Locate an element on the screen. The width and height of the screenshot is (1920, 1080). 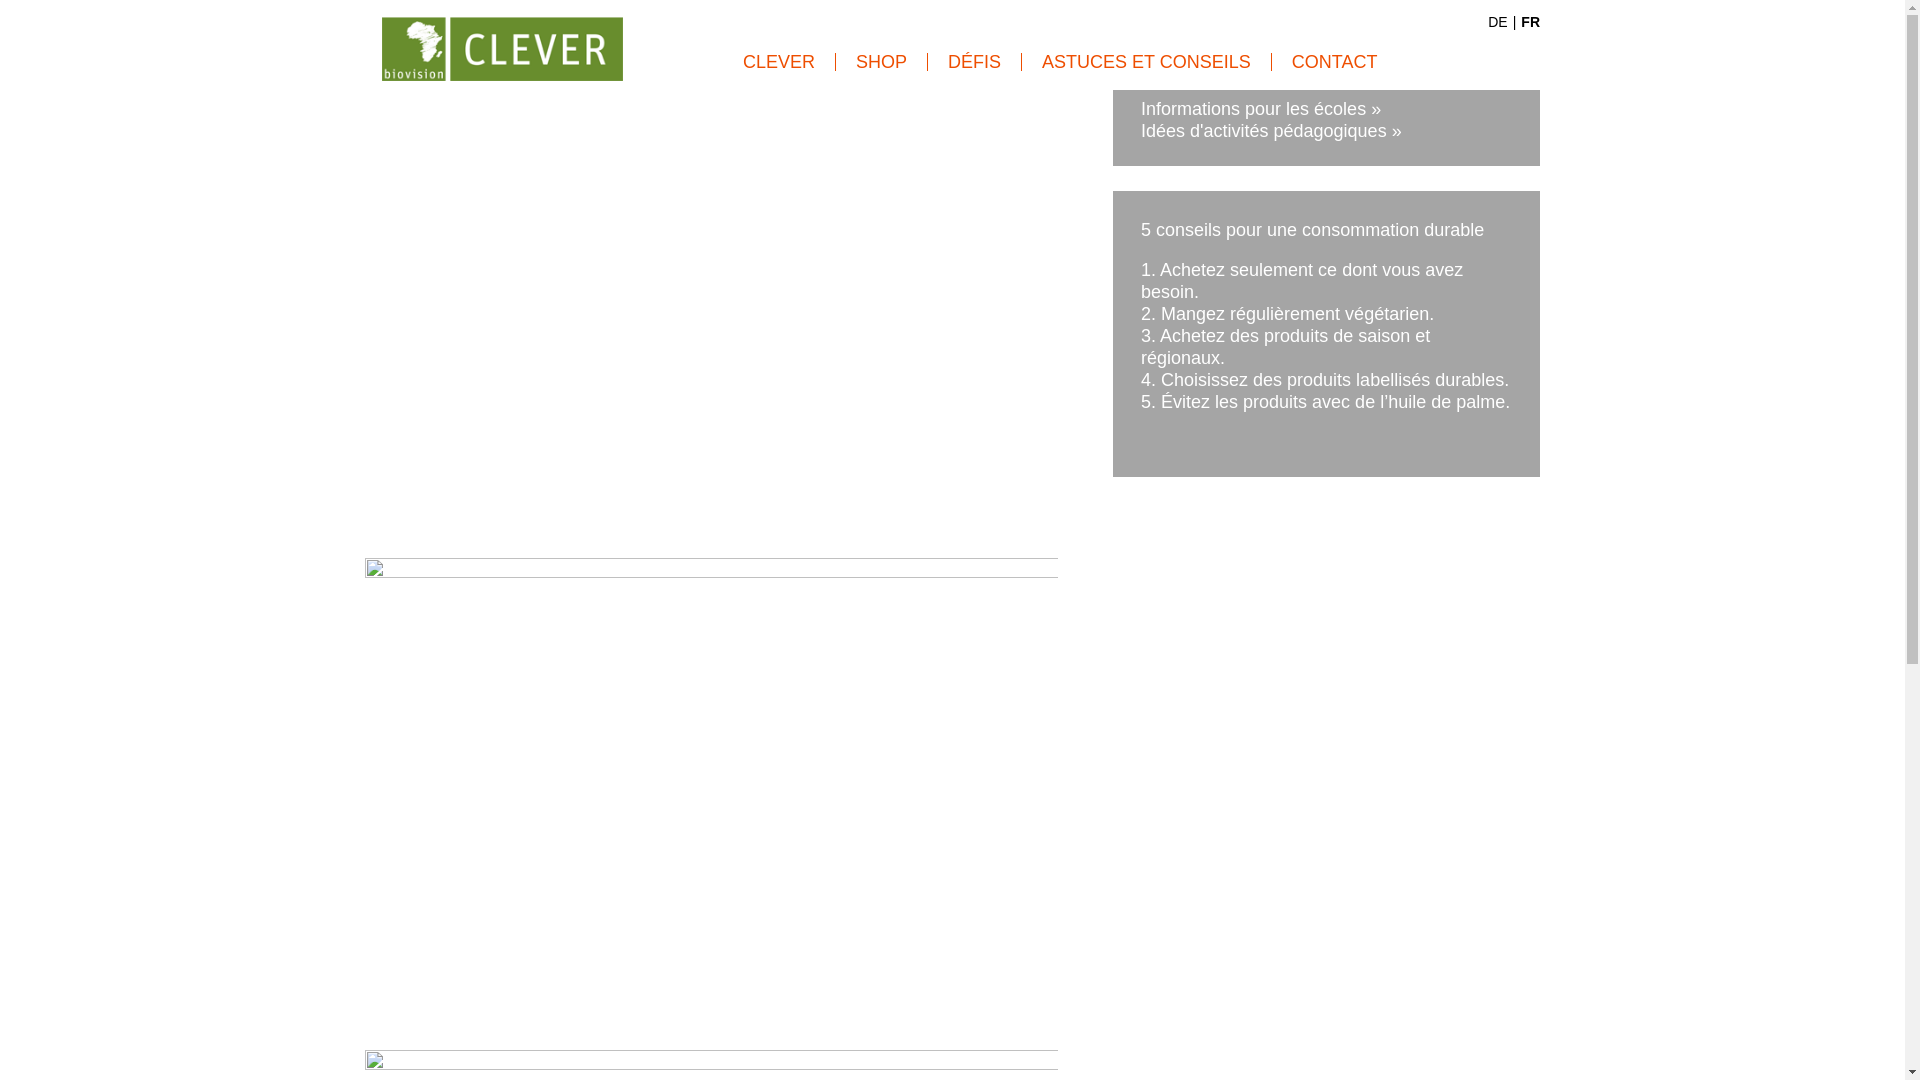
'CLEVER' is located at coordinates (778, 60).